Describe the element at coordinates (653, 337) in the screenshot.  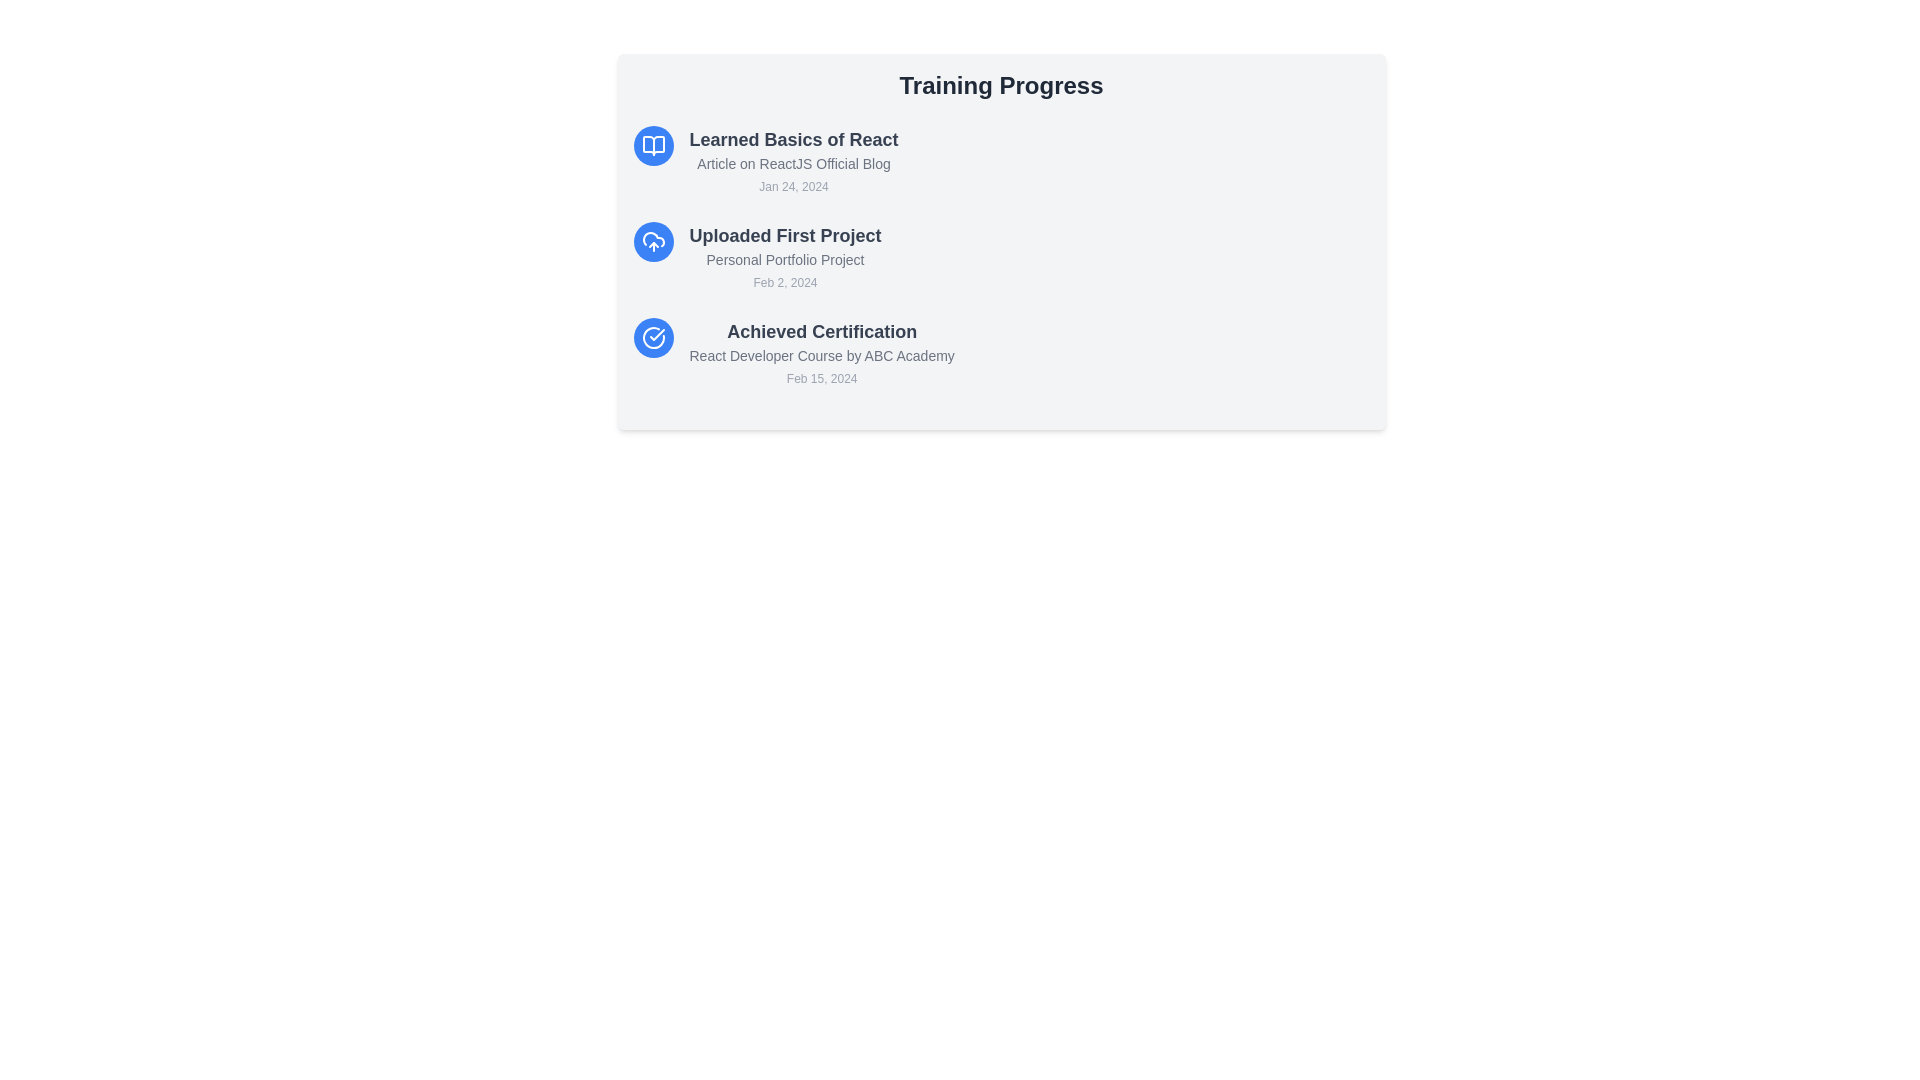
I see `the circular icon with a blue background and a white check mark, which indicates task completion, located to the left of the 'Achieved Certification' section in the list of milestones` at that location.